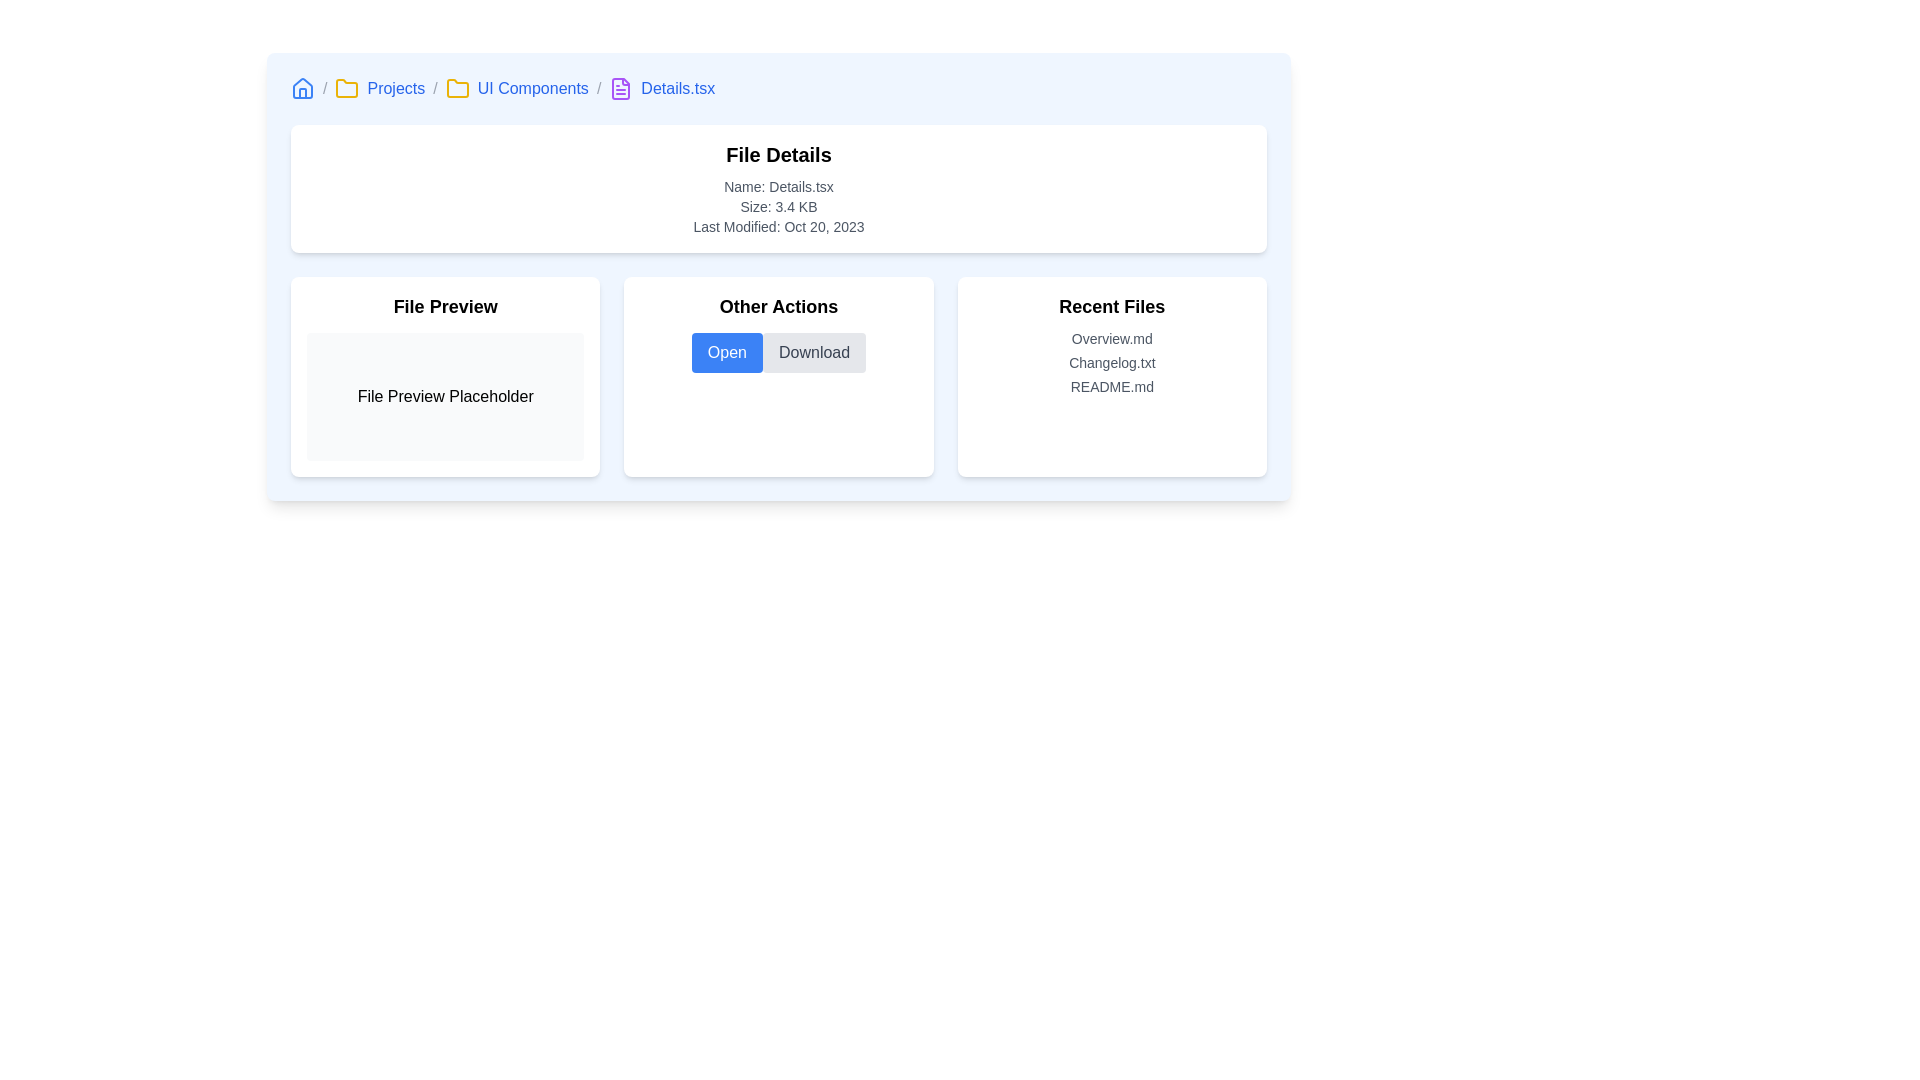 The height and width of the screenshot is (1080, 1920). What do you see at coordinates (777, 153) in the screenshot?
I see `the bold text label reading 'File Details' at the top of the card section` at bounding box center [777, 153].